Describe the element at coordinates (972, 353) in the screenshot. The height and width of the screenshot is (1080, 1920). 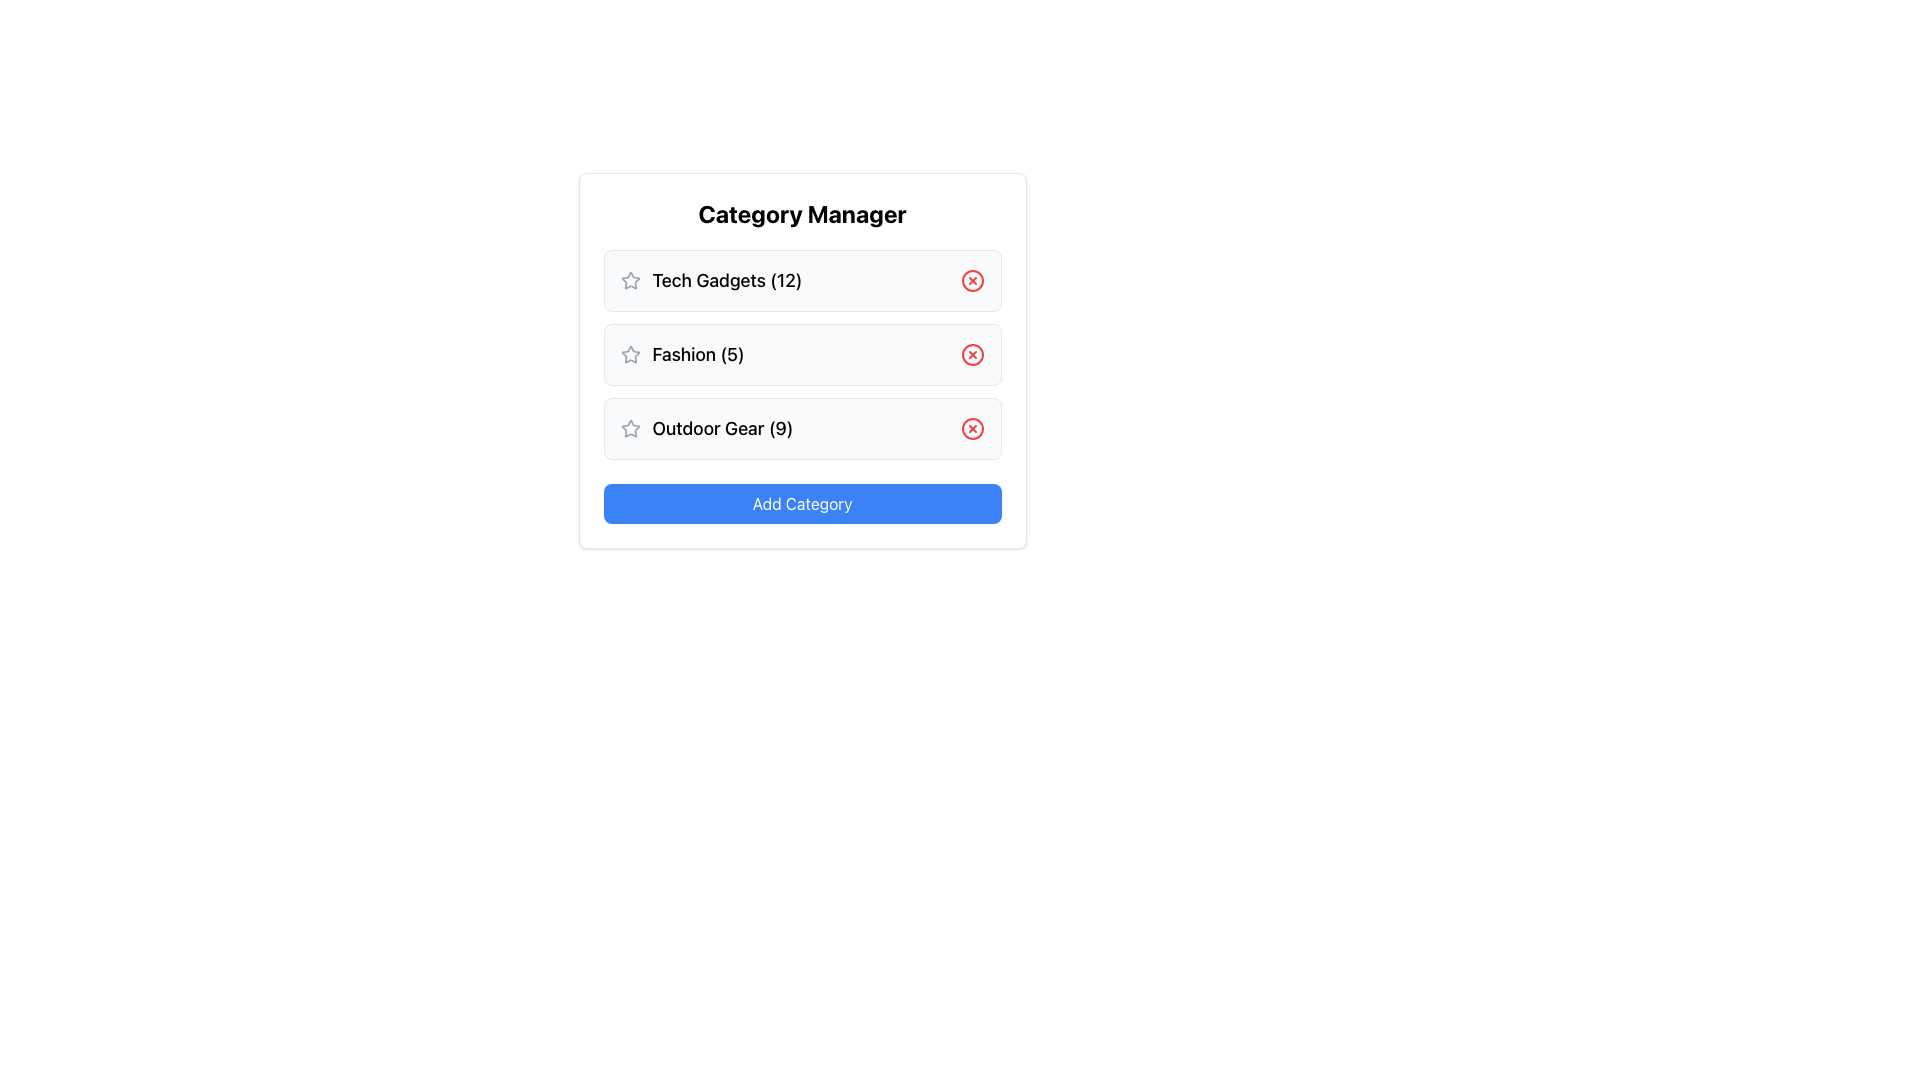
I see `the circular delete button located to the right of the text 'Fashion (5)'` at that location.